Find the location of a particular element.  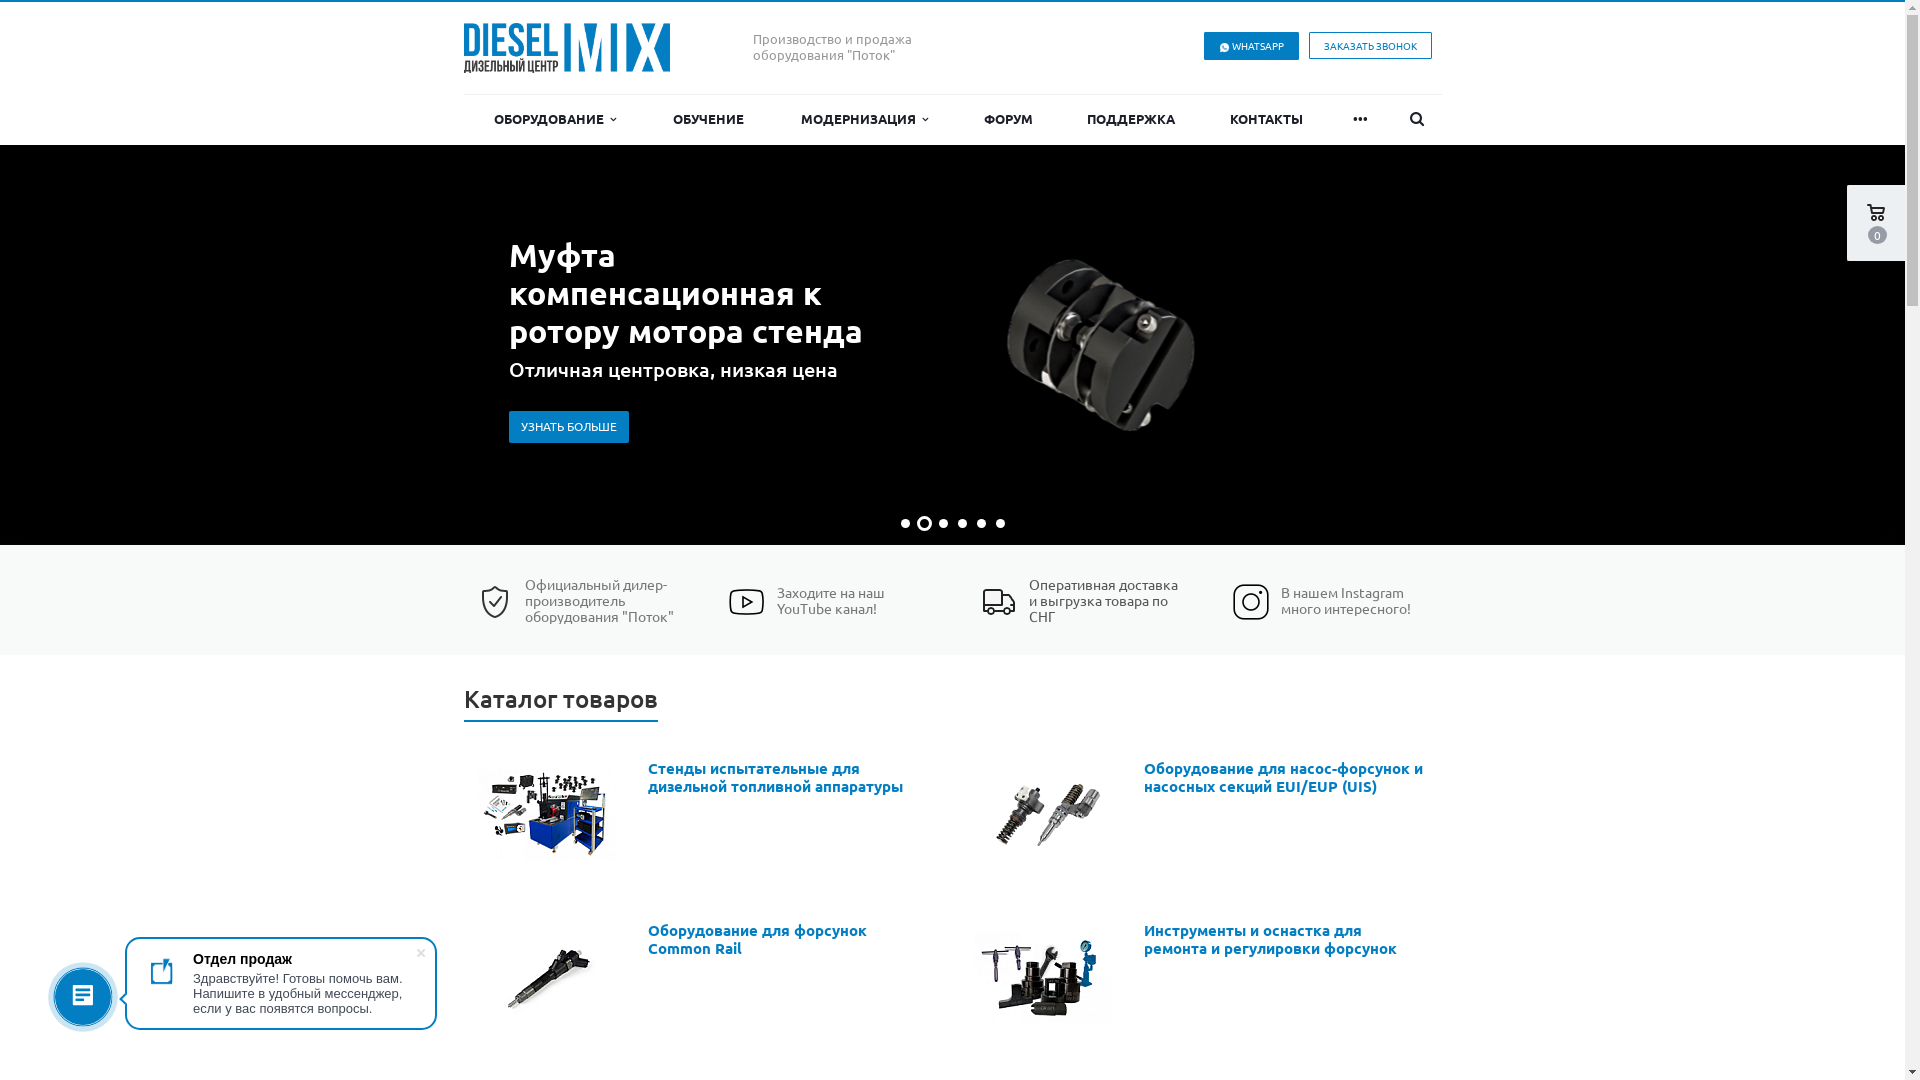

'3' is located at coordinates (941, 522).